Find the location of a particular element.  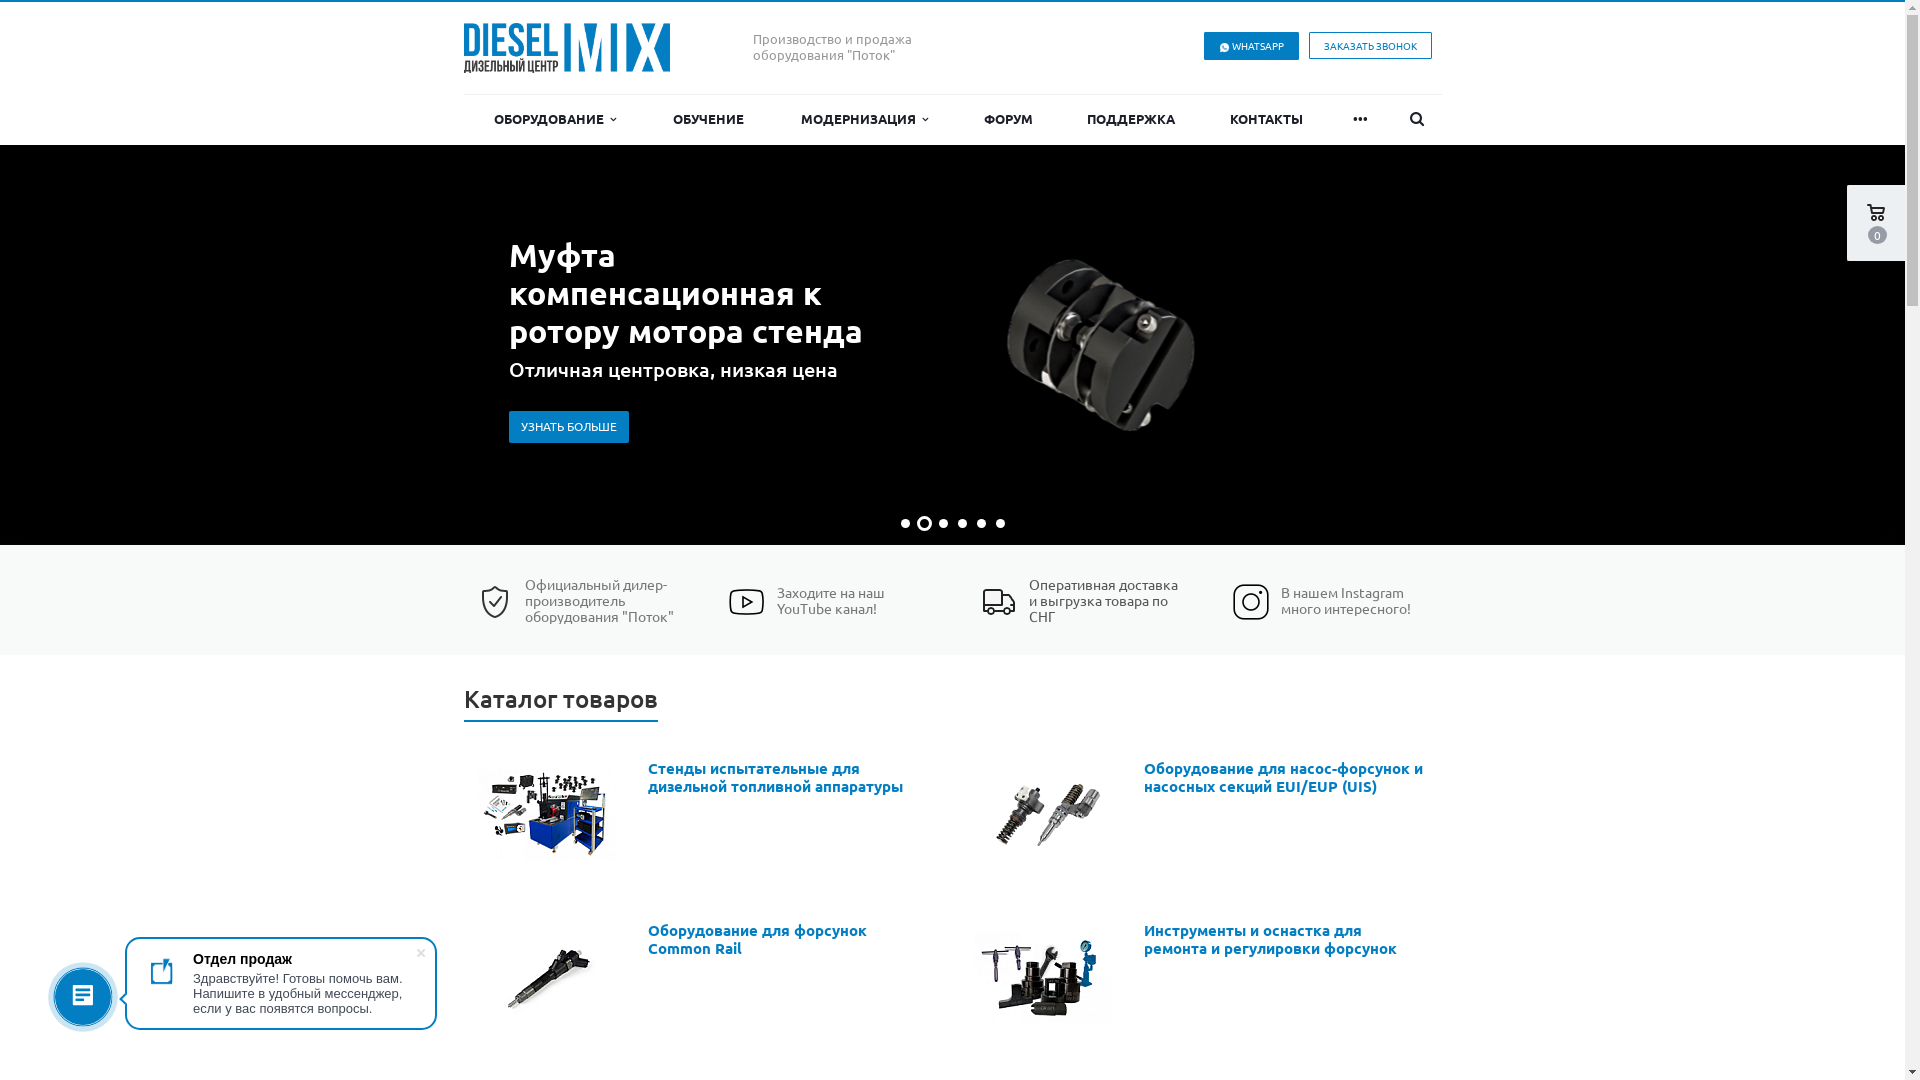

'3' is located at coordinates (941, 522).